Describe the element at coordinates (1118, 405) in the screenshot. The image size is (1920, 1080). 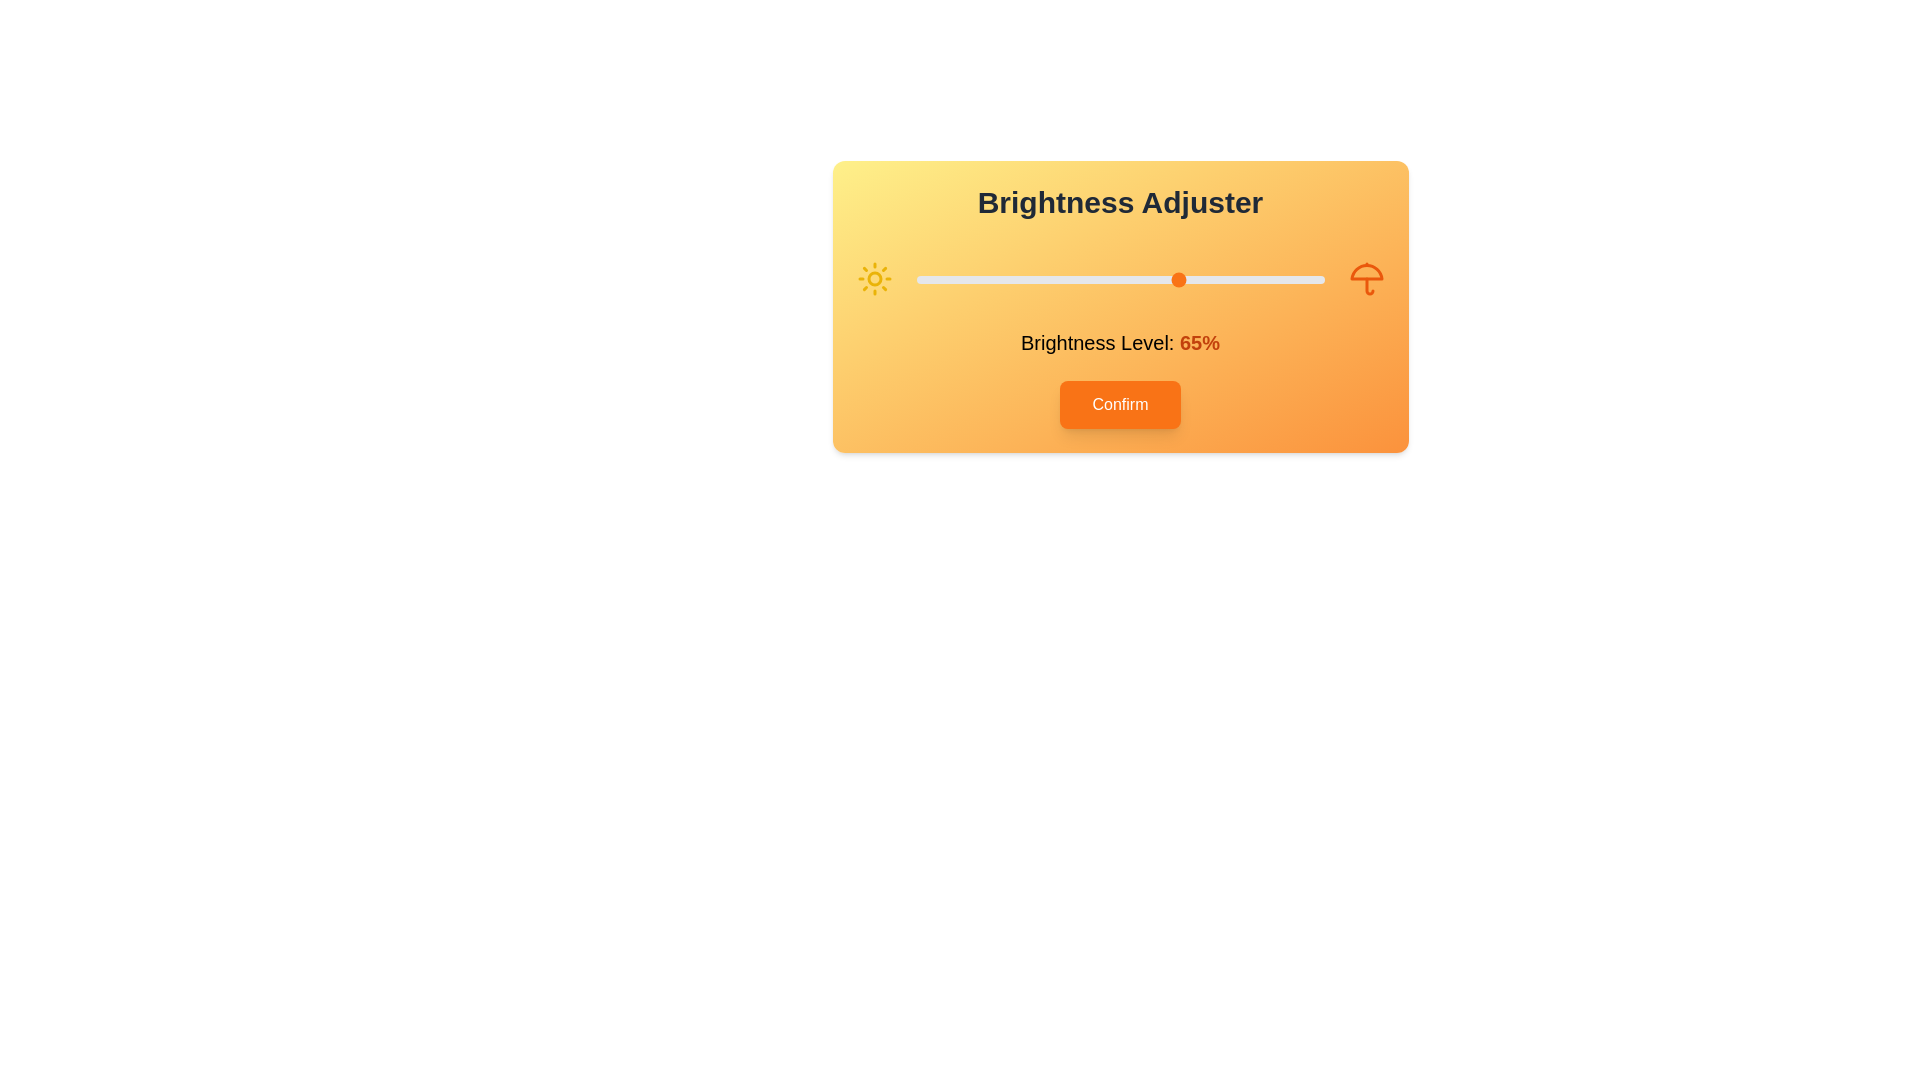
I see `the confirm button to confirm the brightness setting` at that location.